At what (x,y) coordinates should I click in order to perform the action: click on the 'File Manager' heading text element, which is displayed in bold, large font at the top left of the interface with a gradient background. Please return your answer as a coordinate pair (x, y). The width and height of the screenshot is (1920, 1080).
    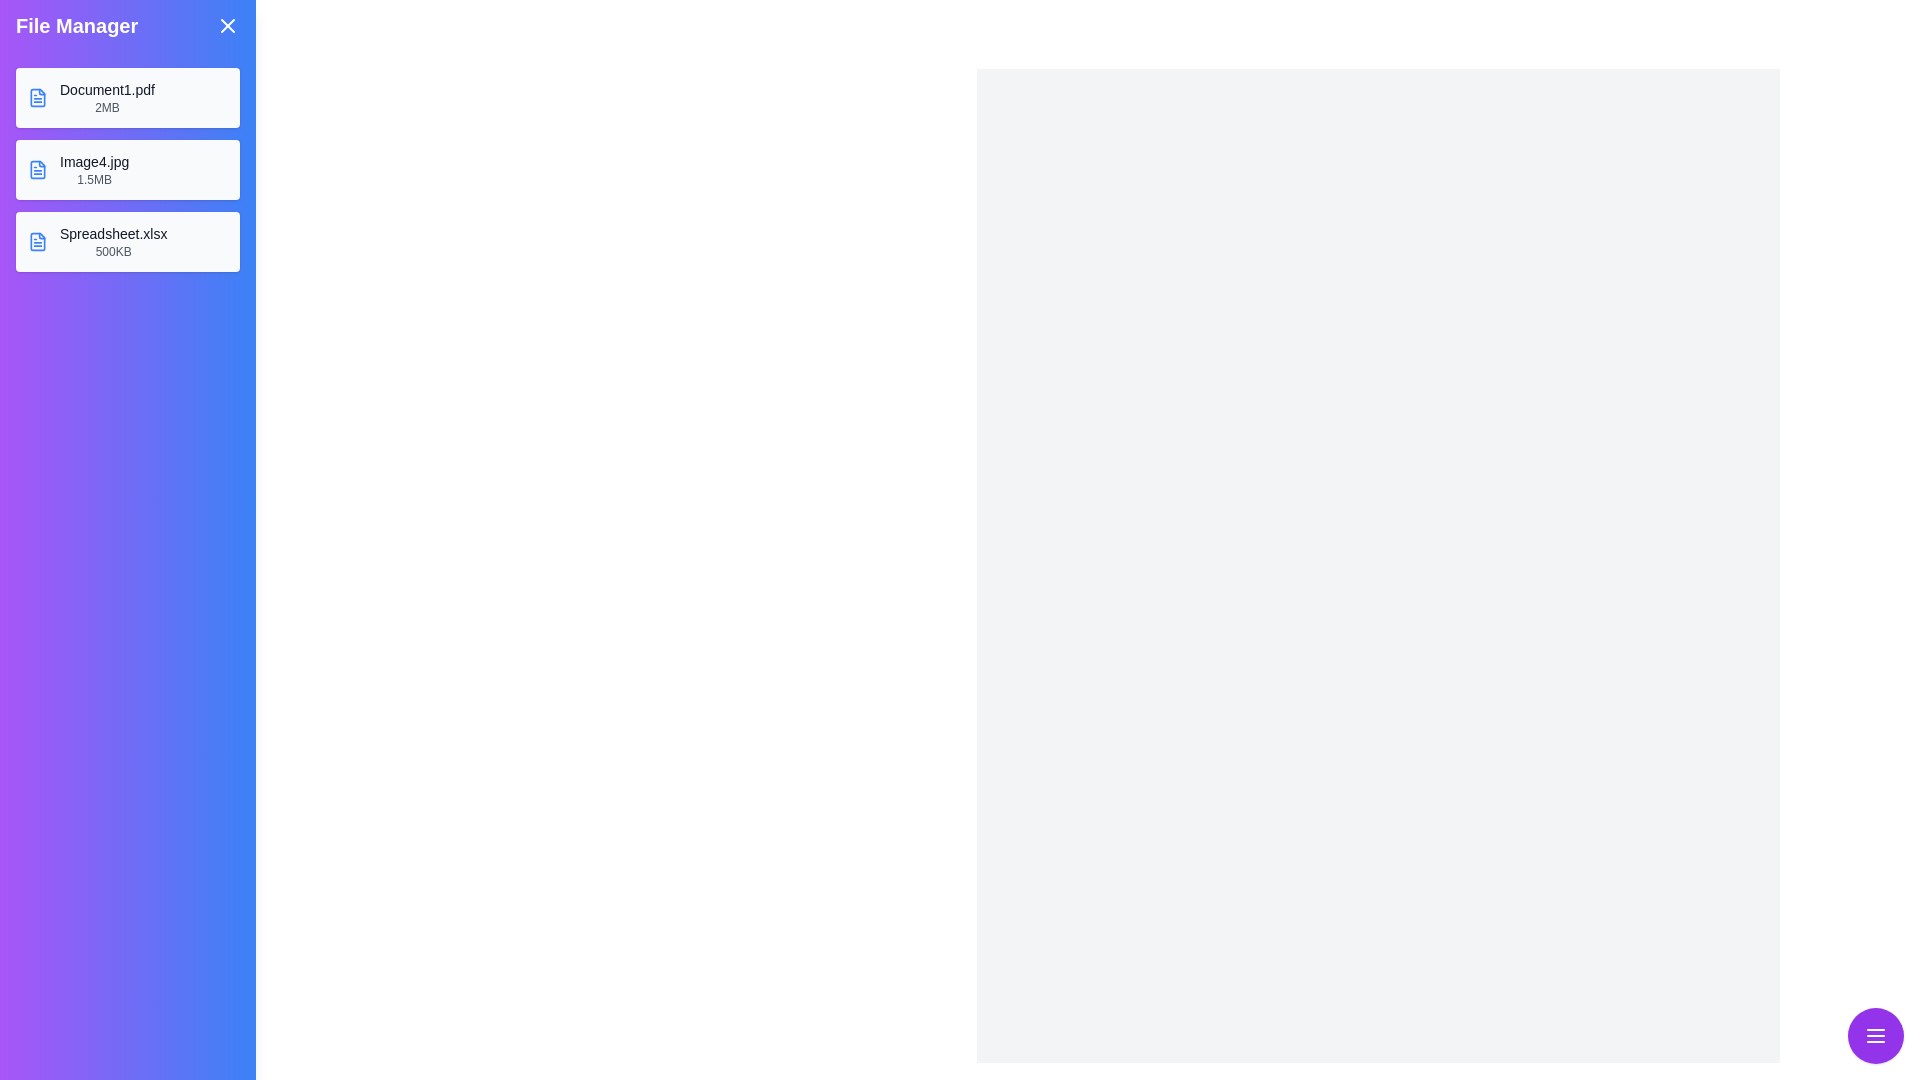
    Looking at the image, I should click on (77, 26).